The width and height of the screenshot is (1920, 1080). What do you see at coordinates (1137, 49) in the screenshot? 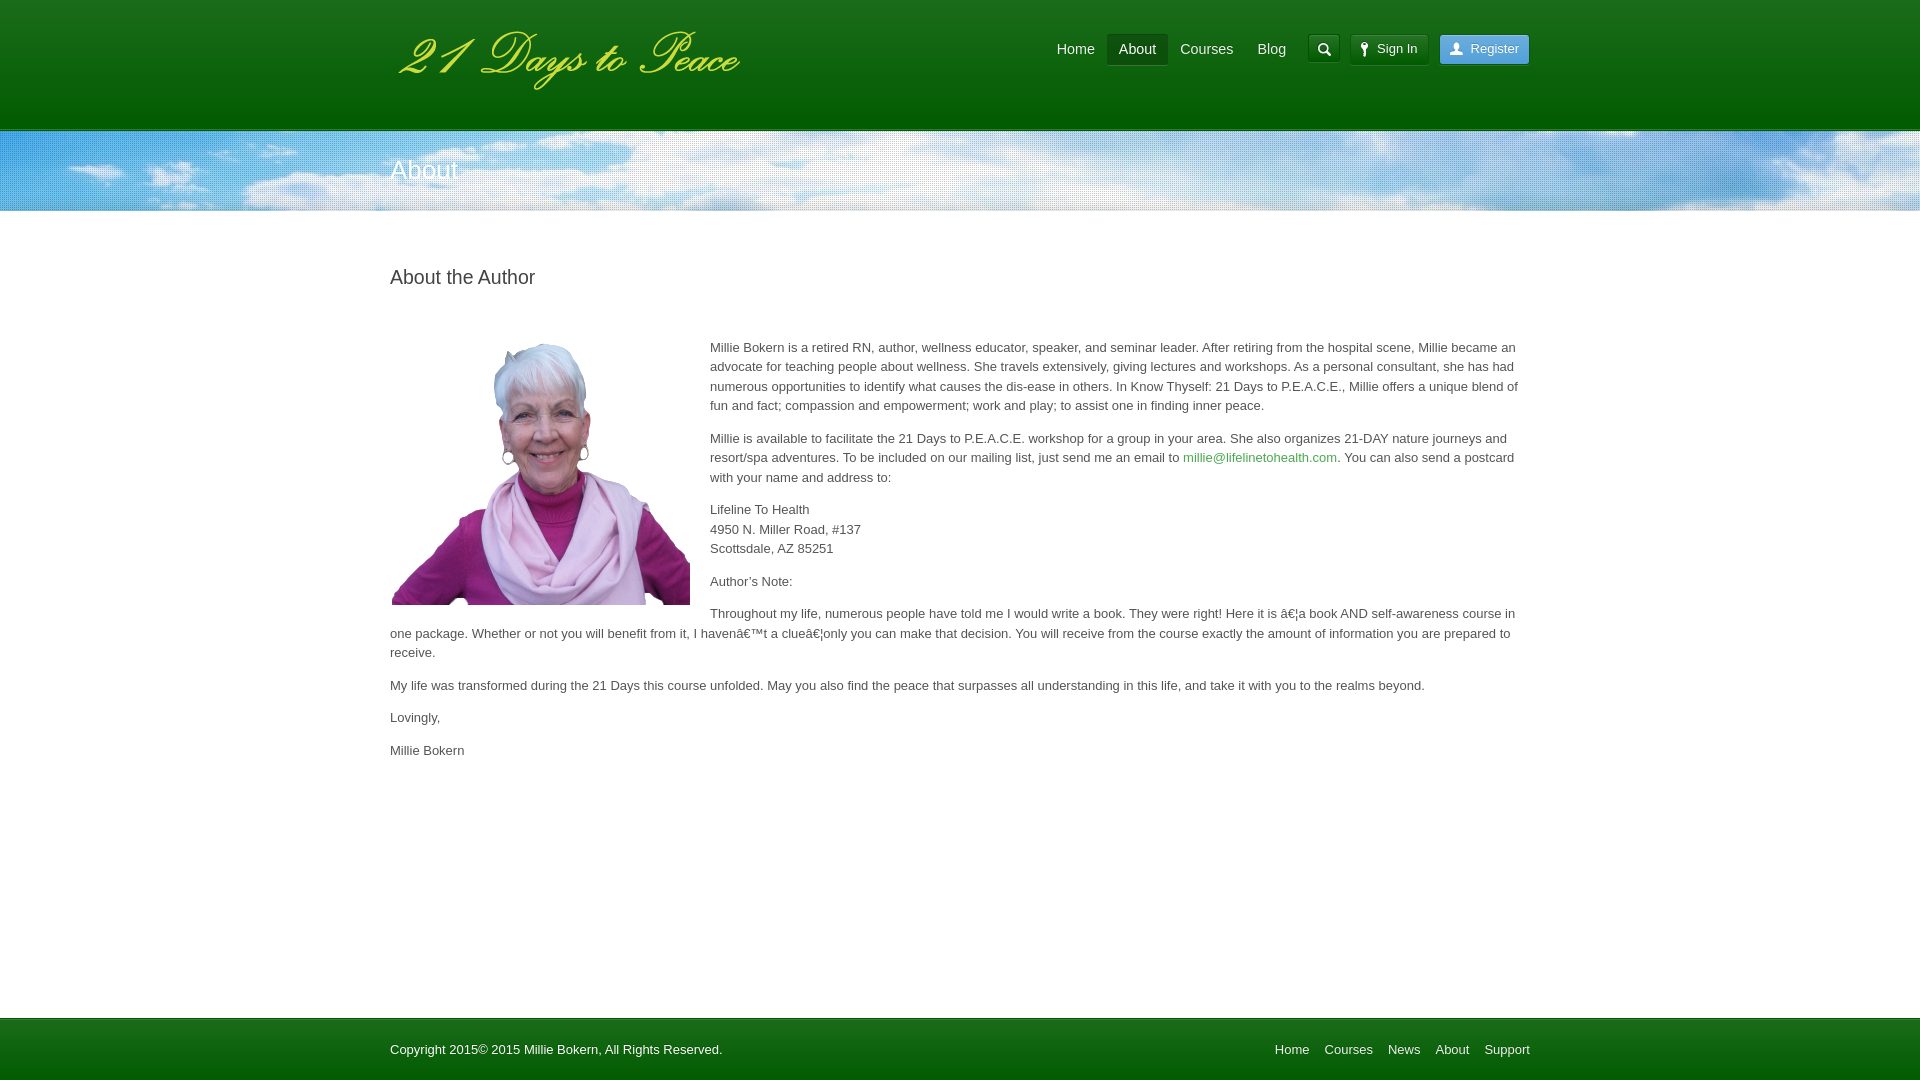
I see `'About'` at bounding box center [1137, 49].